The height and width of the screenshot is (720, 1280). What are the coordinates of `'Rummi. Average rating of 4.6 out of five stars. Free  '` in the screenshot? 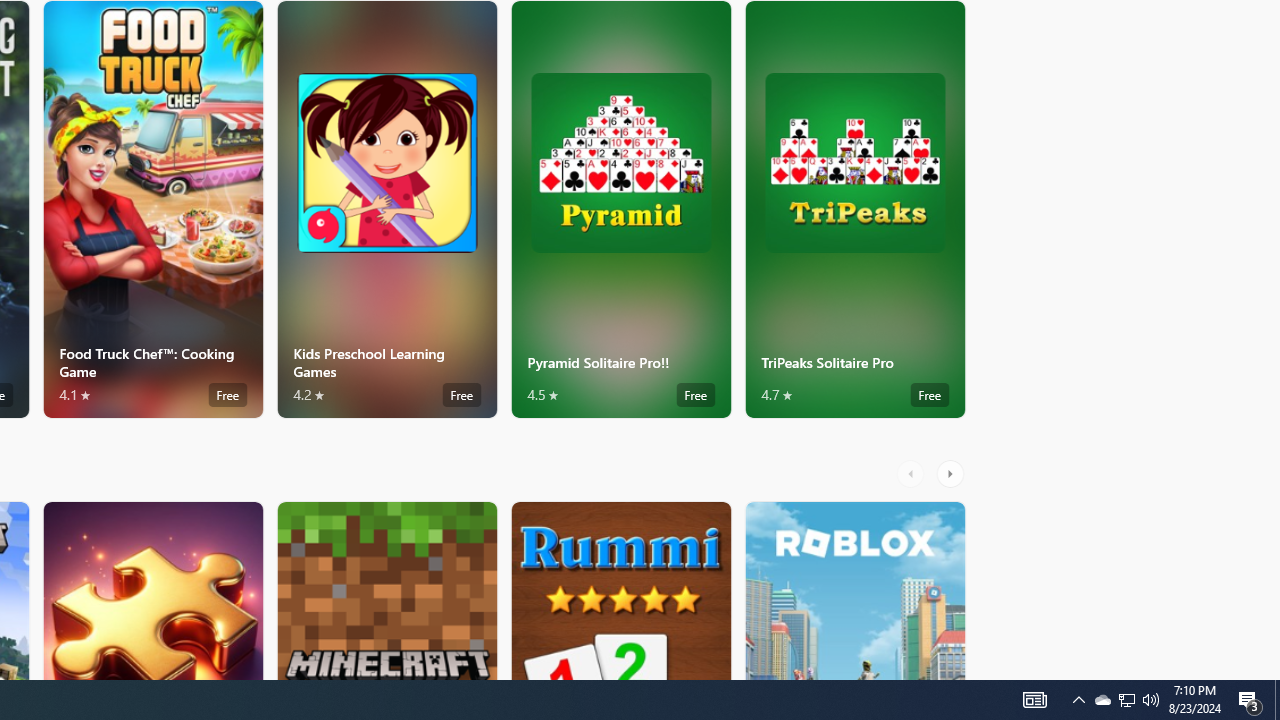 It's located at (619, 589).